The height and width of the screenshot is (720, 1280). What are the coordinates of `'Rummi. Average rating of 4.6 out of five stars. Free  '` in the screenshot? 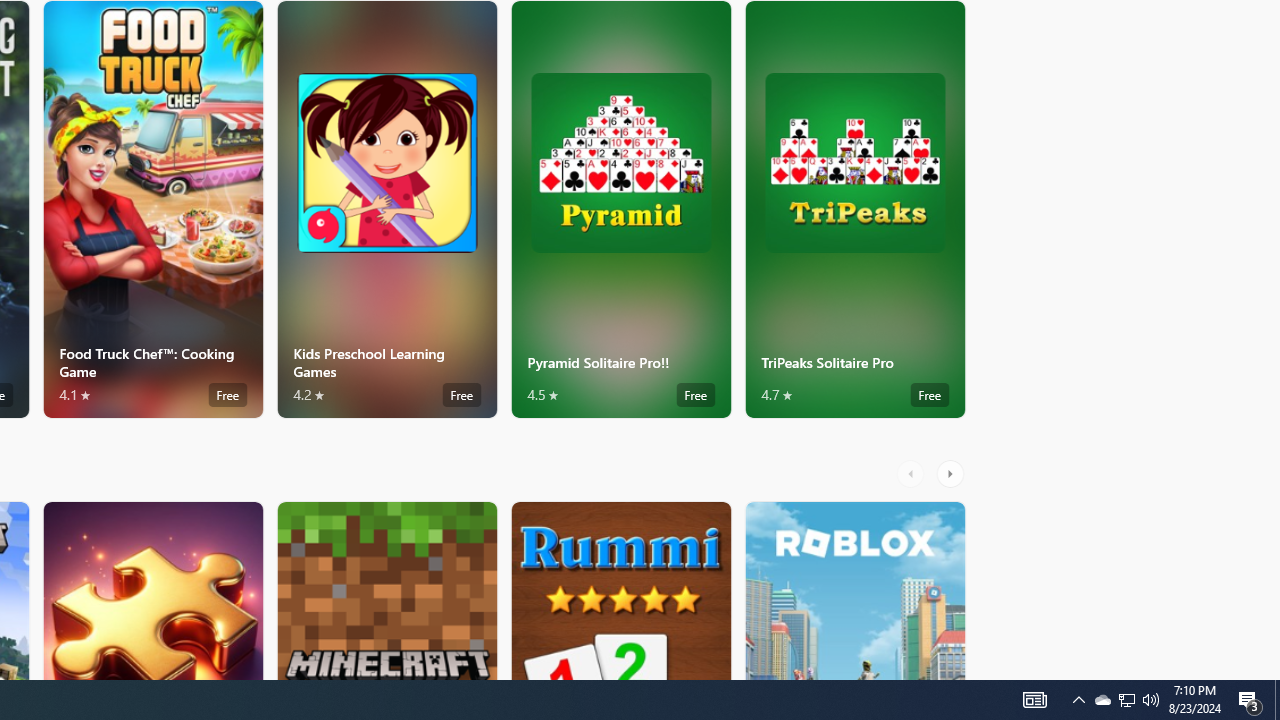 It's located at (619, 589).